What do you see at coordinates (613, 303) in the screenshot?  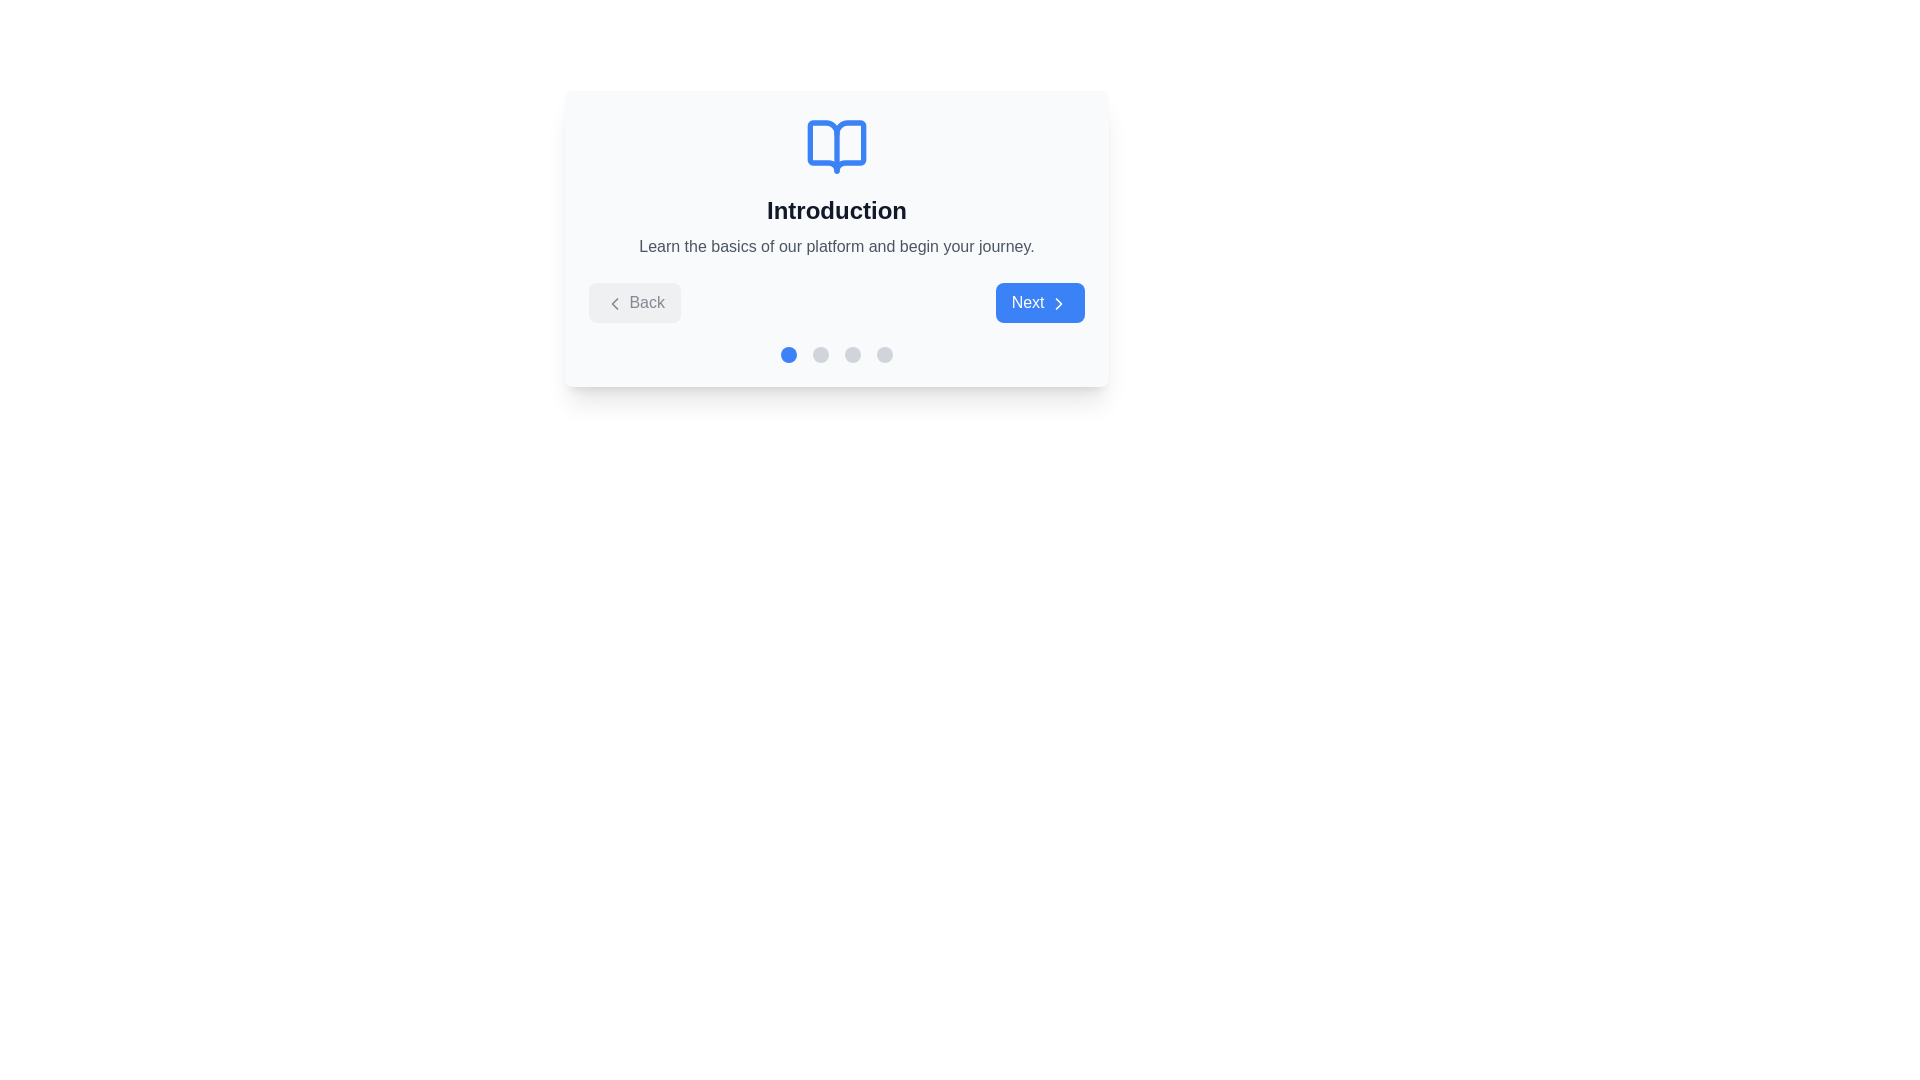 I see `the visual details of the navigation back icon located at the center-left of the 'Back' button within the dialog box layout` at bounding box center [613, 303].